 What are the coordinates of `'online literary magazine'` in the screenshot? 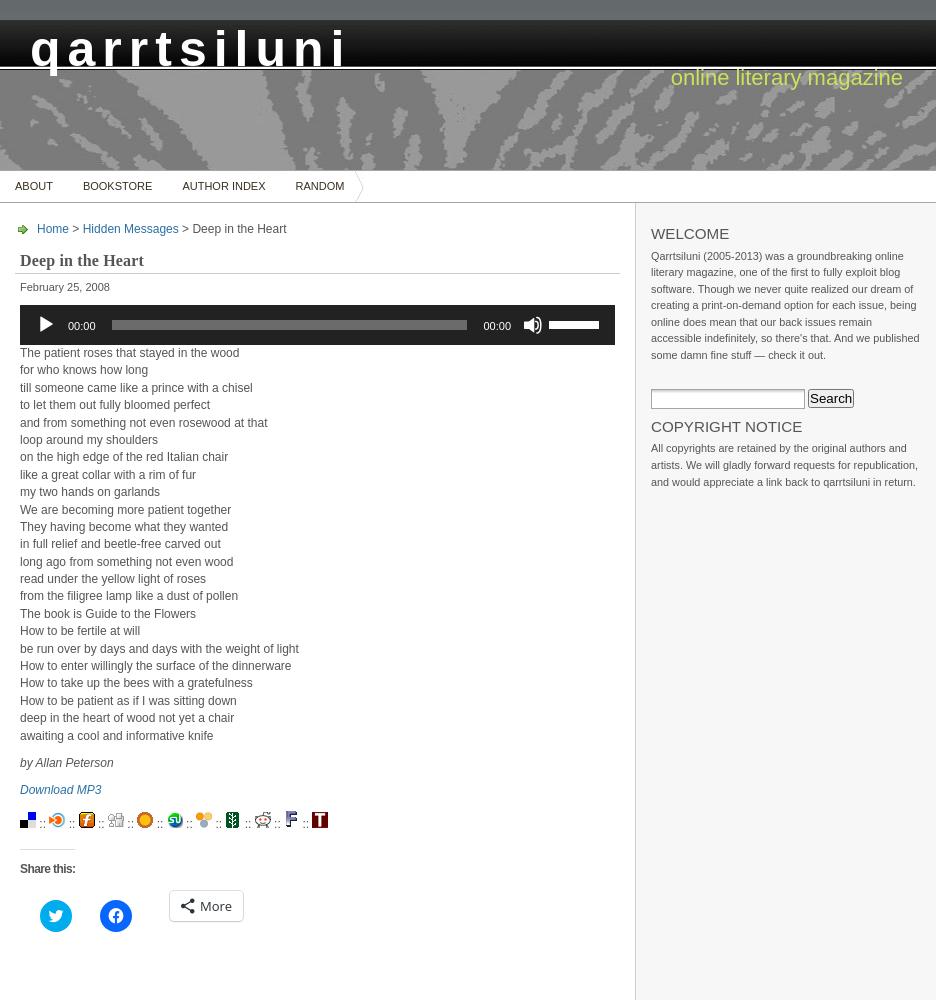 It's located at (785, 76).